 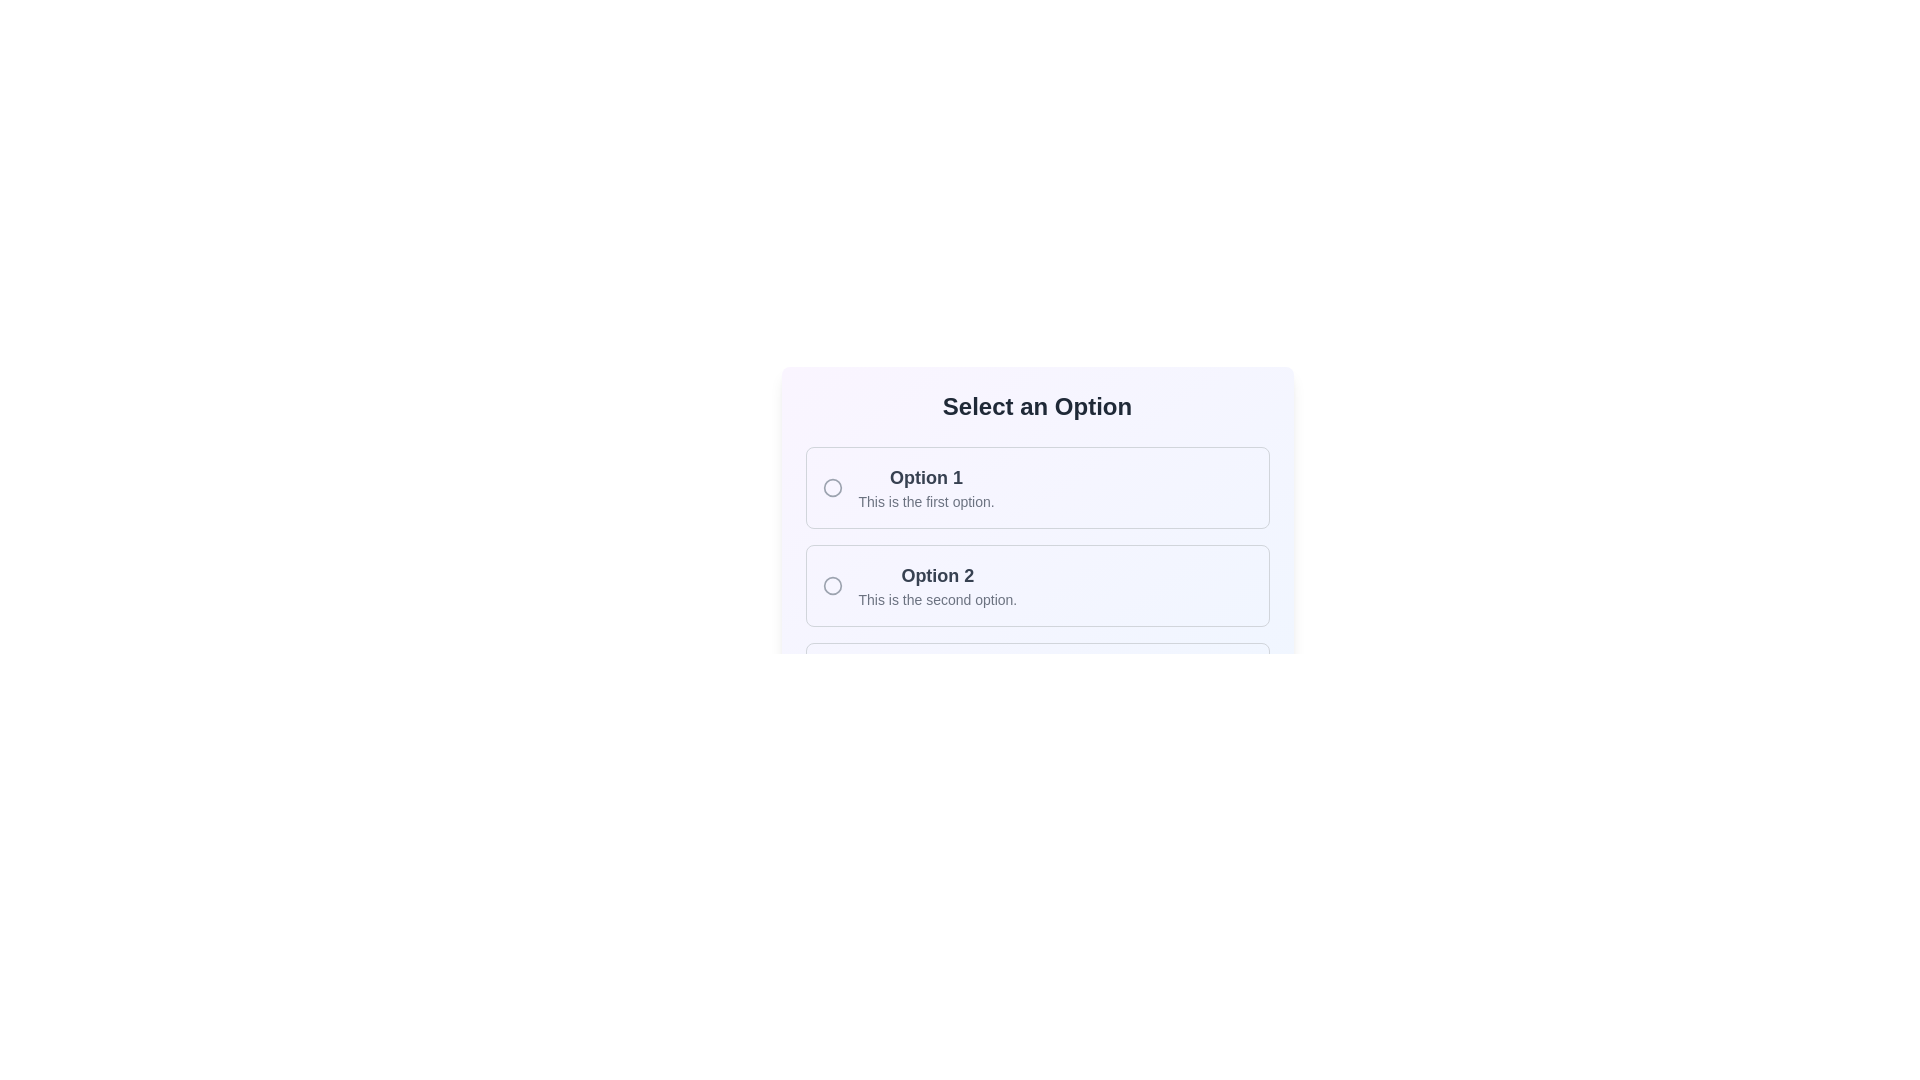 What do you see at coordinates (936, 585) in the screenshot?
I see `information displayed in the Label for the selectable radio option titled 'Option 2', which includes the description 'This is the second option.'` at bounding box center [936, 585].